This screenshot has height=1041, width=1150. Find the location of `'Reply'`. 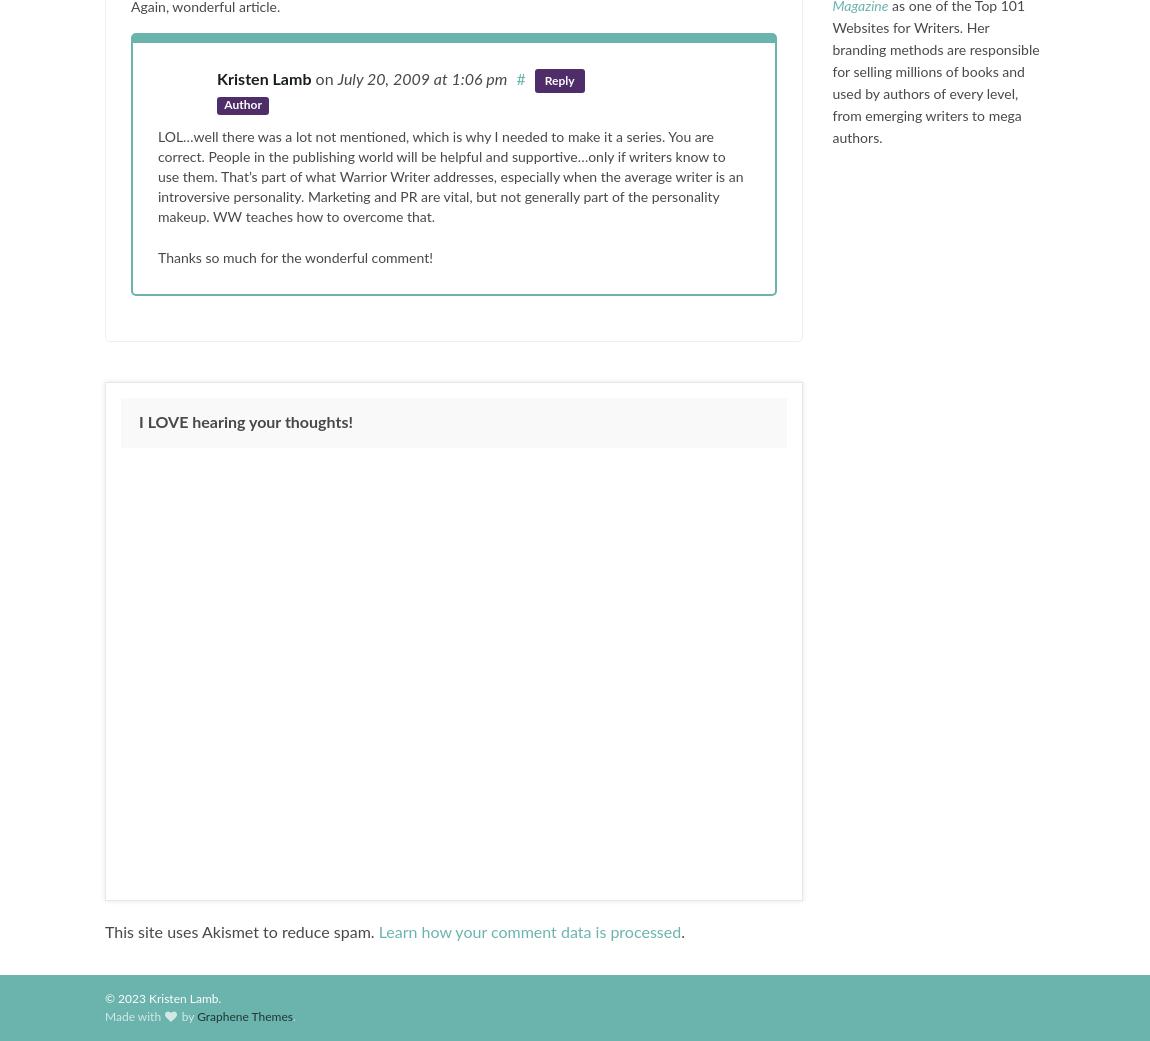

'Reply' is located at coordinates (559, 79).